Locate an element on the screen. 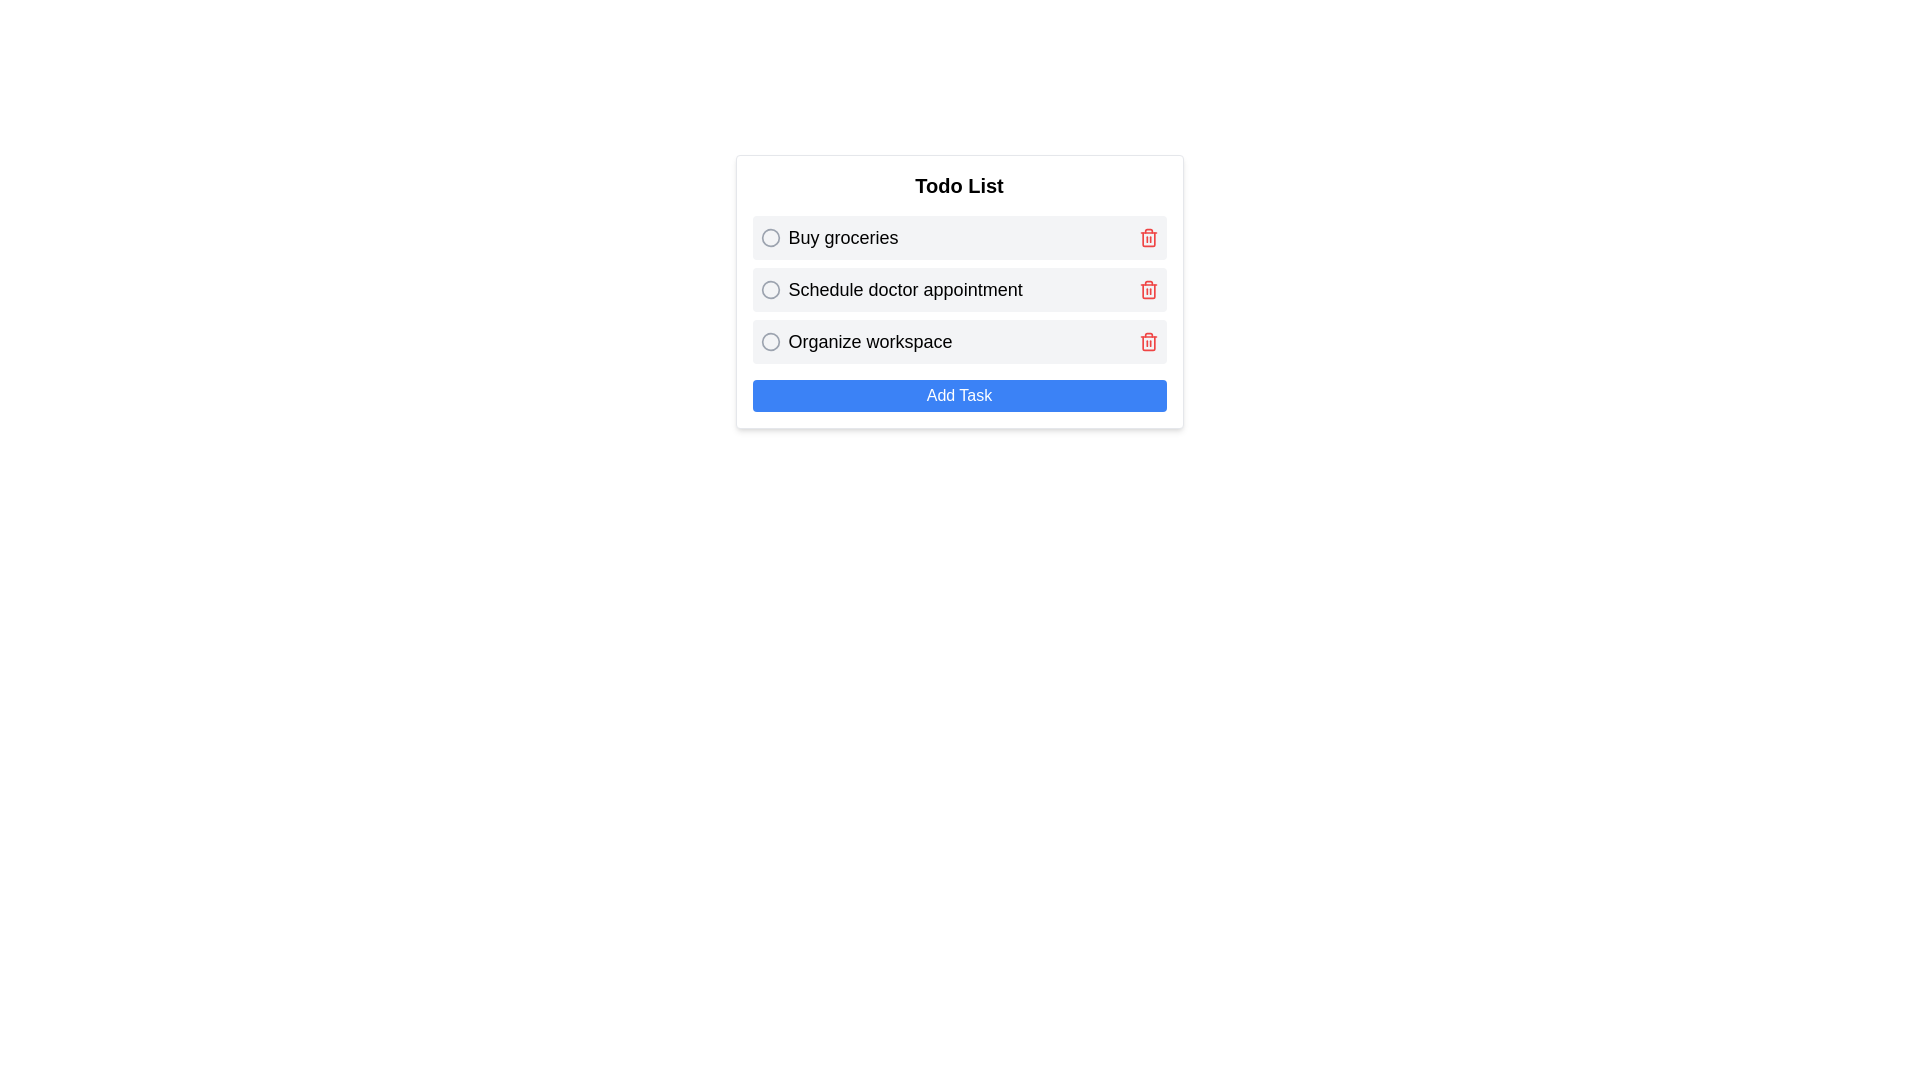 The image size is (1920, 1080). the leftmost circular checkbox in the 'Organize workspace' section to potentially trigger hover effects is located at coordinates (769, 341).